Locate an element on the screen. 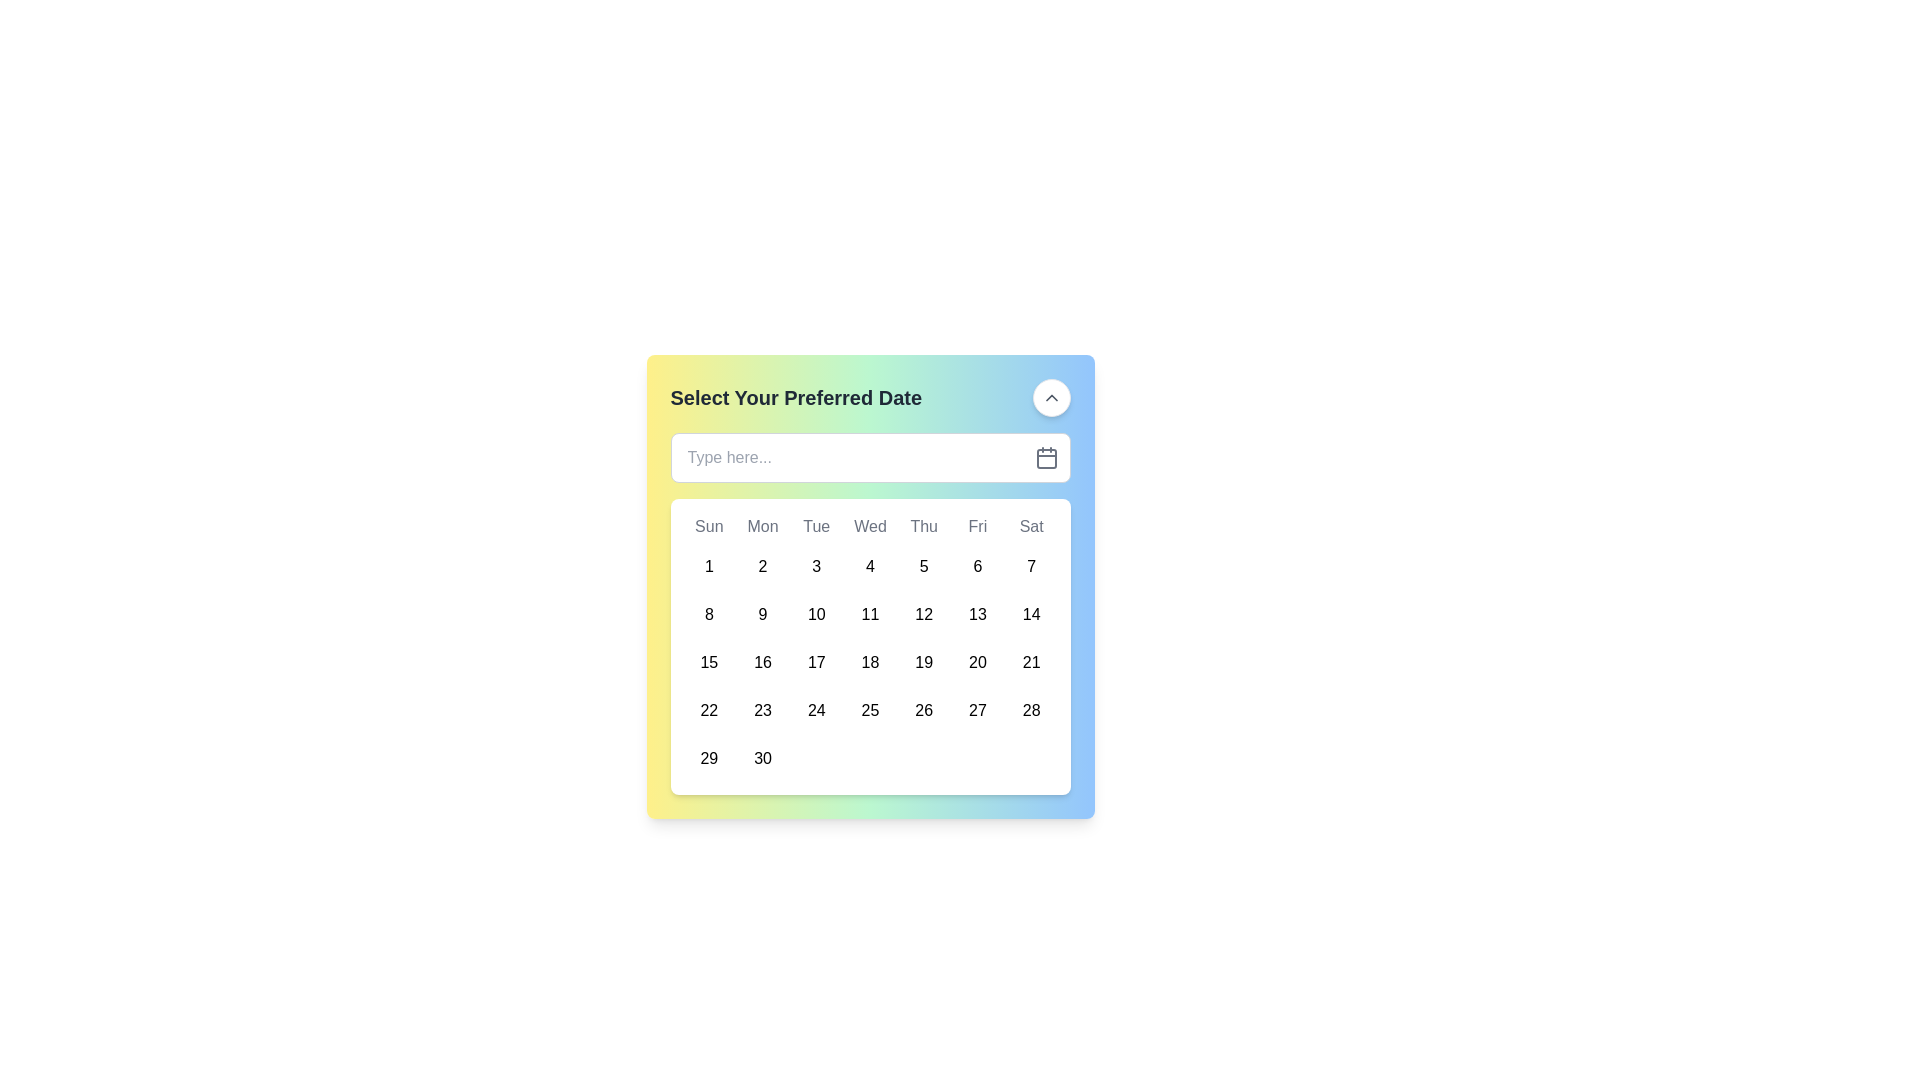 The height and width of the screenshot is (1080, 1920). the circular button labeled '11' in the third row, fourth column of the monthly calendar grid is located at coordinates (870, 613).